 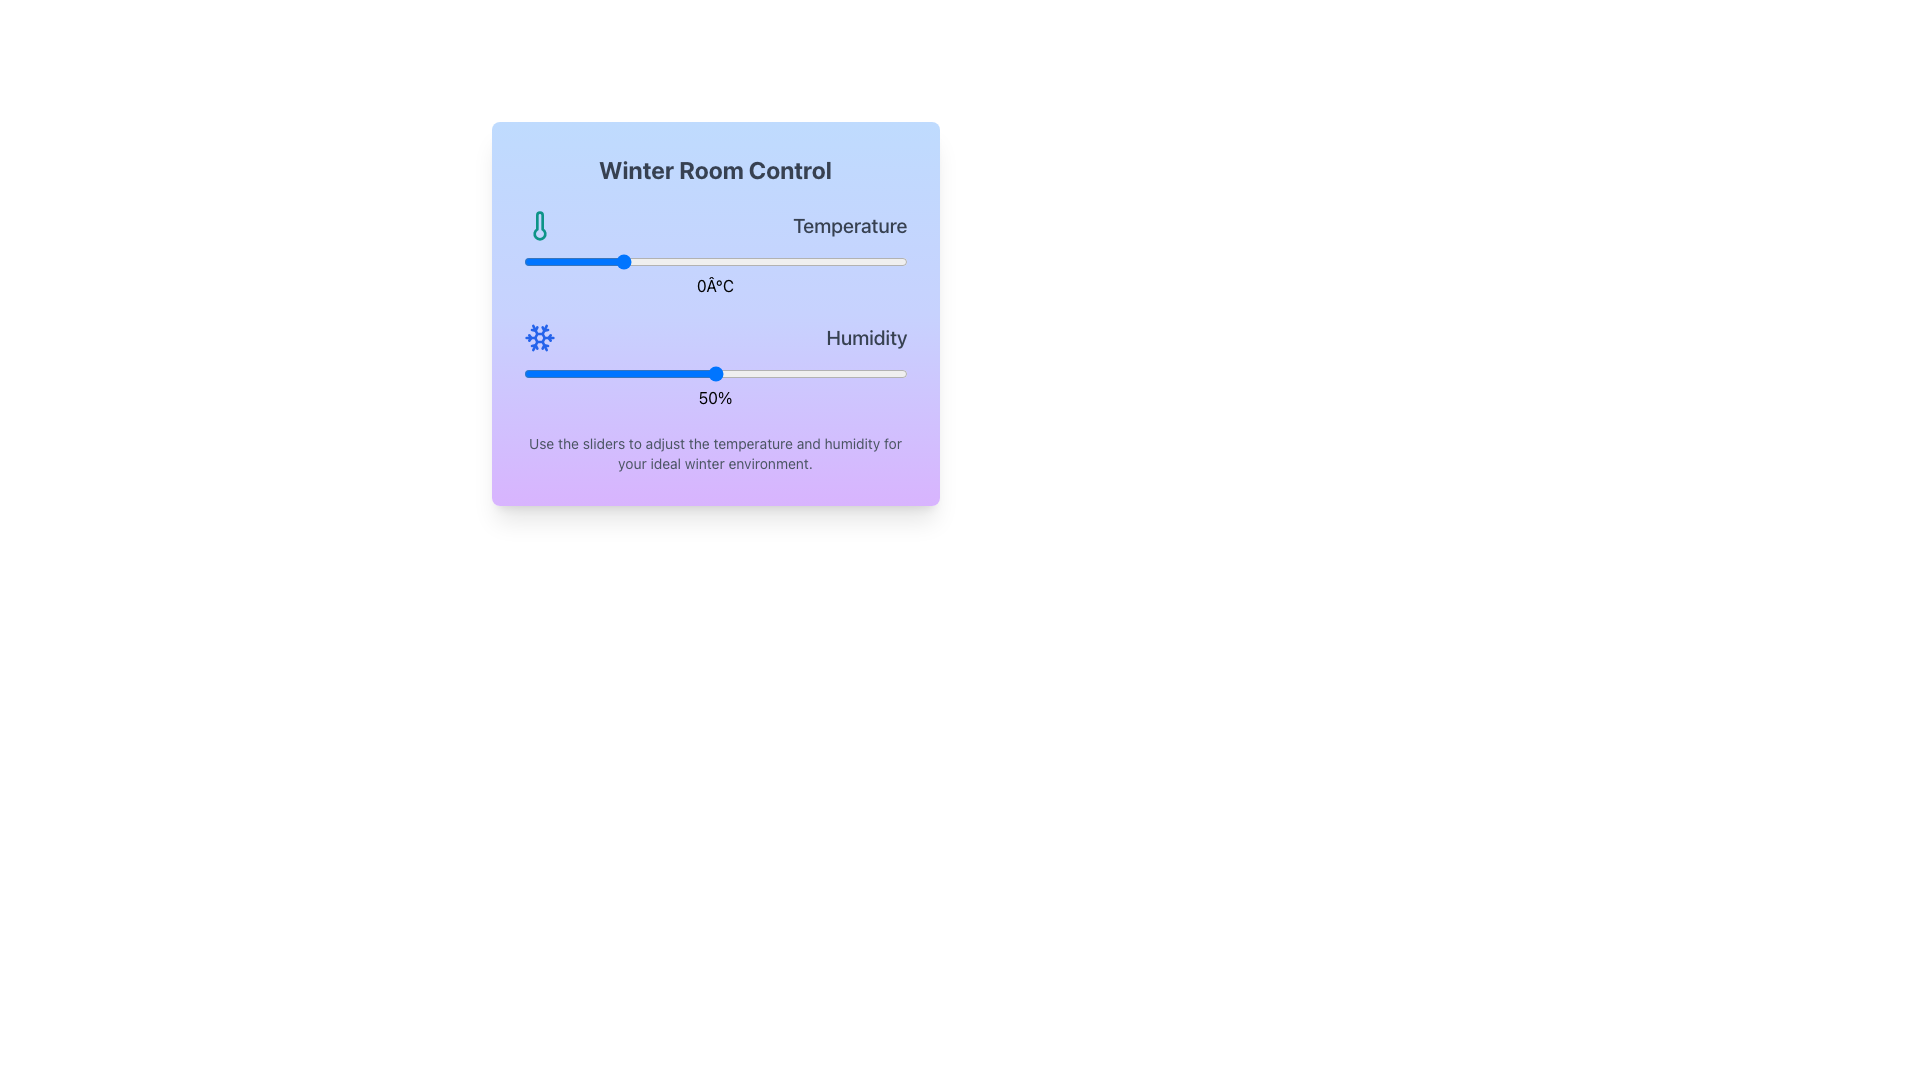 What do you see at coordinates (869, 261) in the screenshot?
I see `the temperature` at bounding box center [869, 261].